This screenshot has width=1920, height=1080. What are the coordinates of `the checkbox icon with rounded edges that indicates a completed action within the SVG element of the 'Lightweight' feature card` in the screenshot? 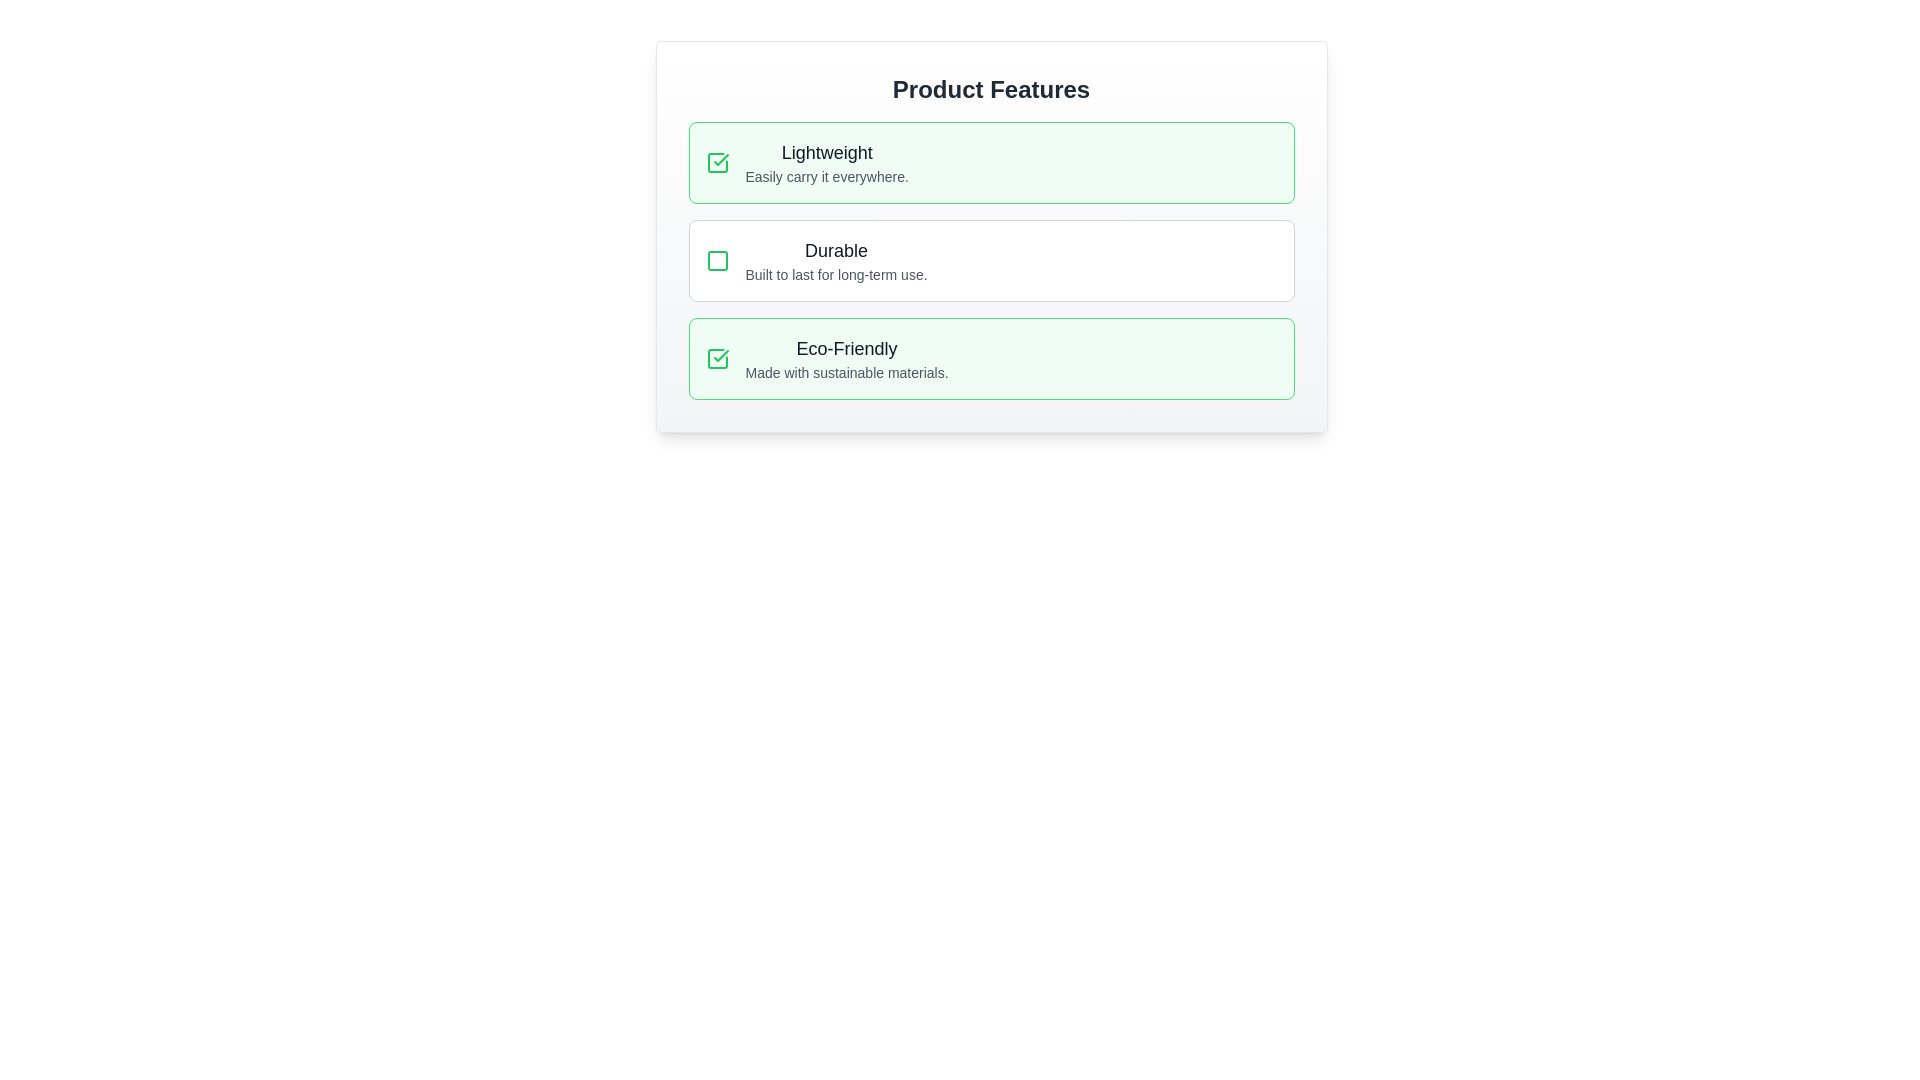 It's located at (717, 357).